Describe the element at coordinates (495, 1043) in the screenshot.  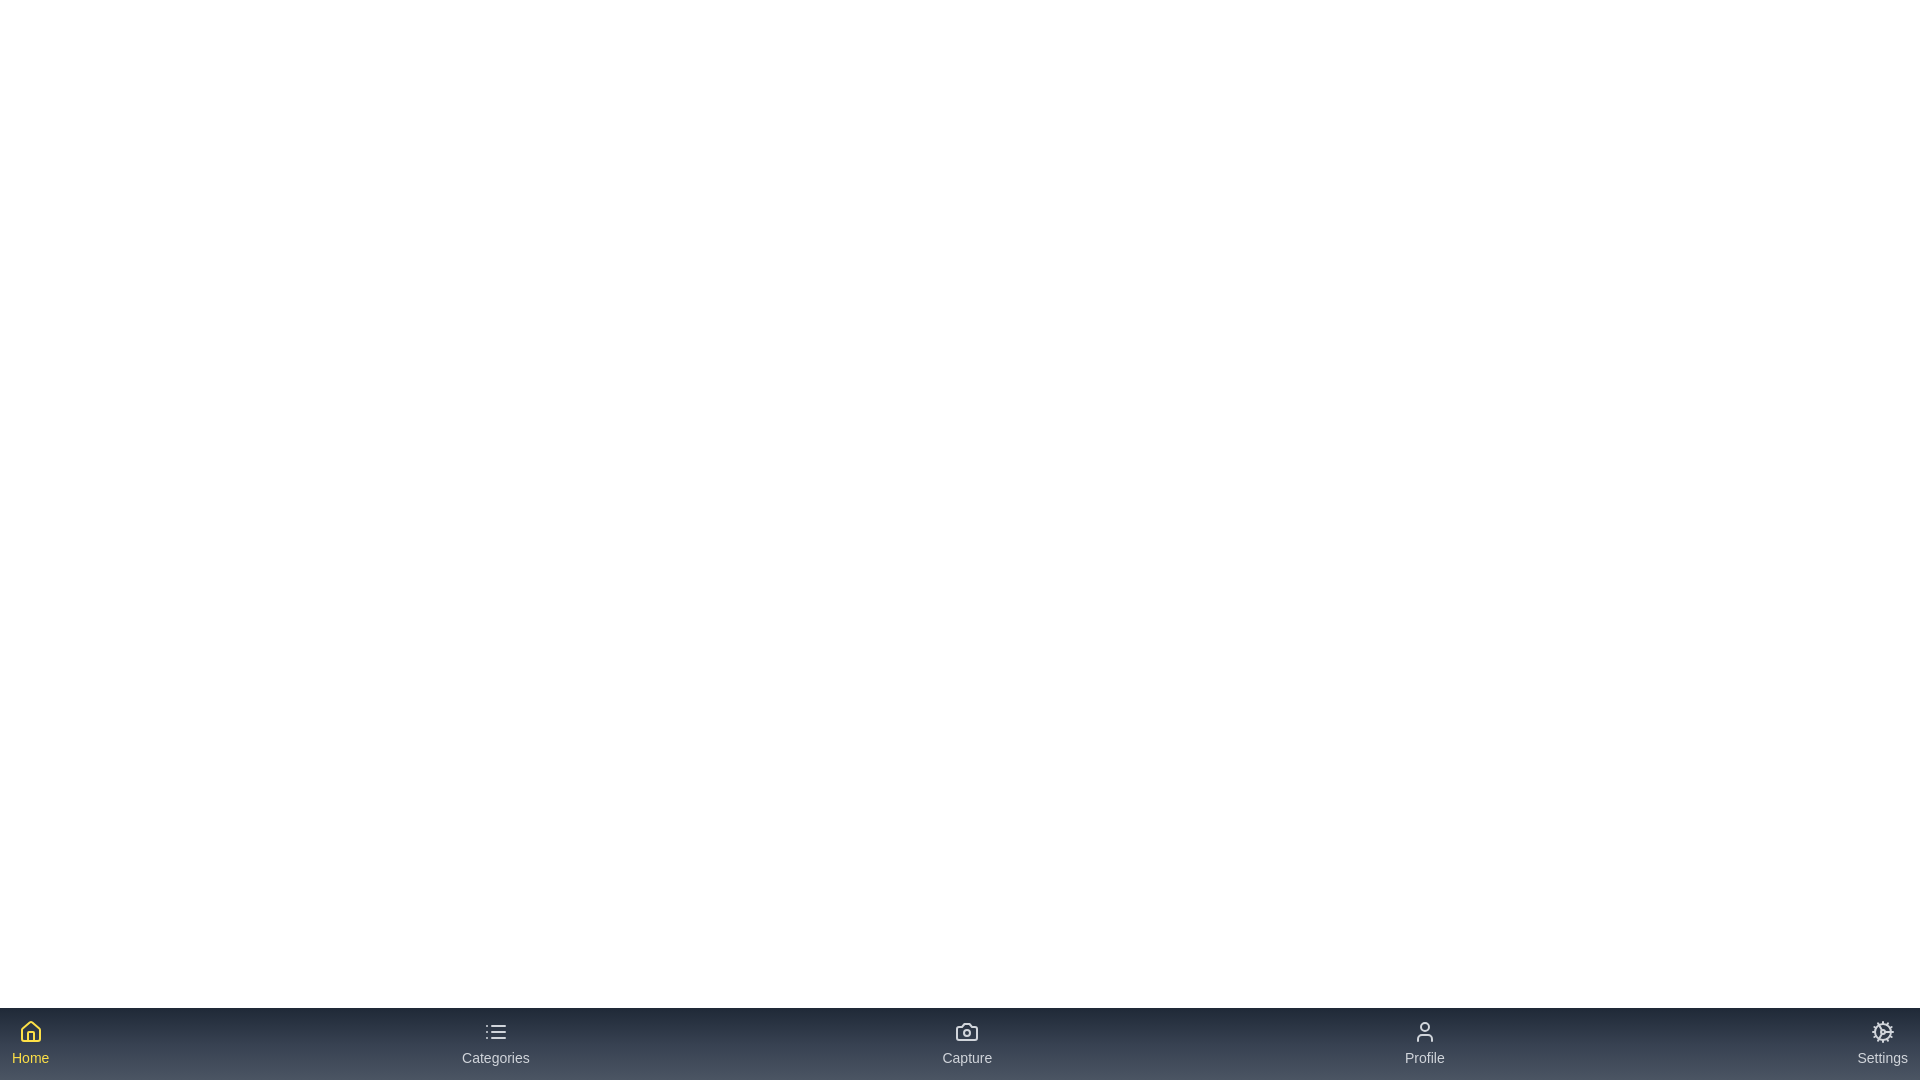
I see `the Categories tab in the bottom navigation bar` at that location.